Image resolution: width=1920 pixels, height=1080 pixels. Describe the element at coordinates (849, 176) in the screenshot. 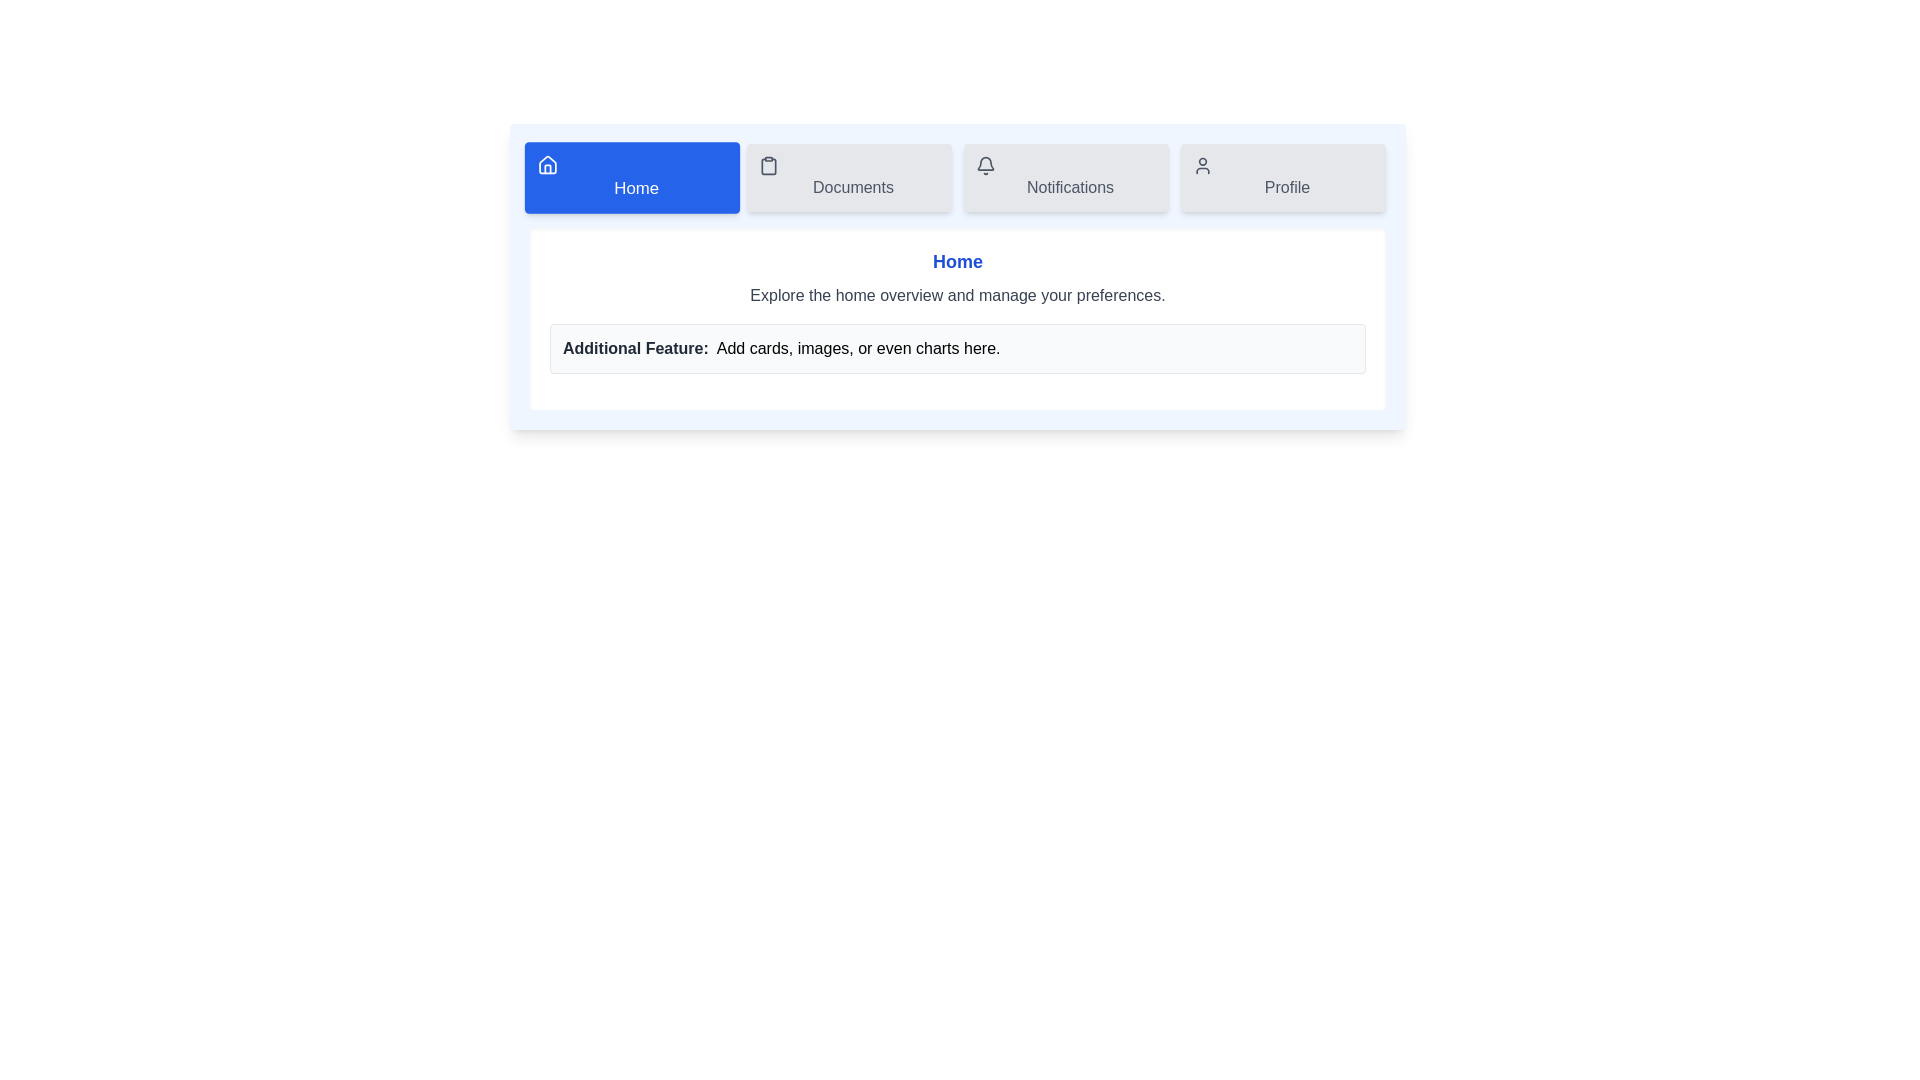

I see `the Documents tab by clicking its button` at that location.